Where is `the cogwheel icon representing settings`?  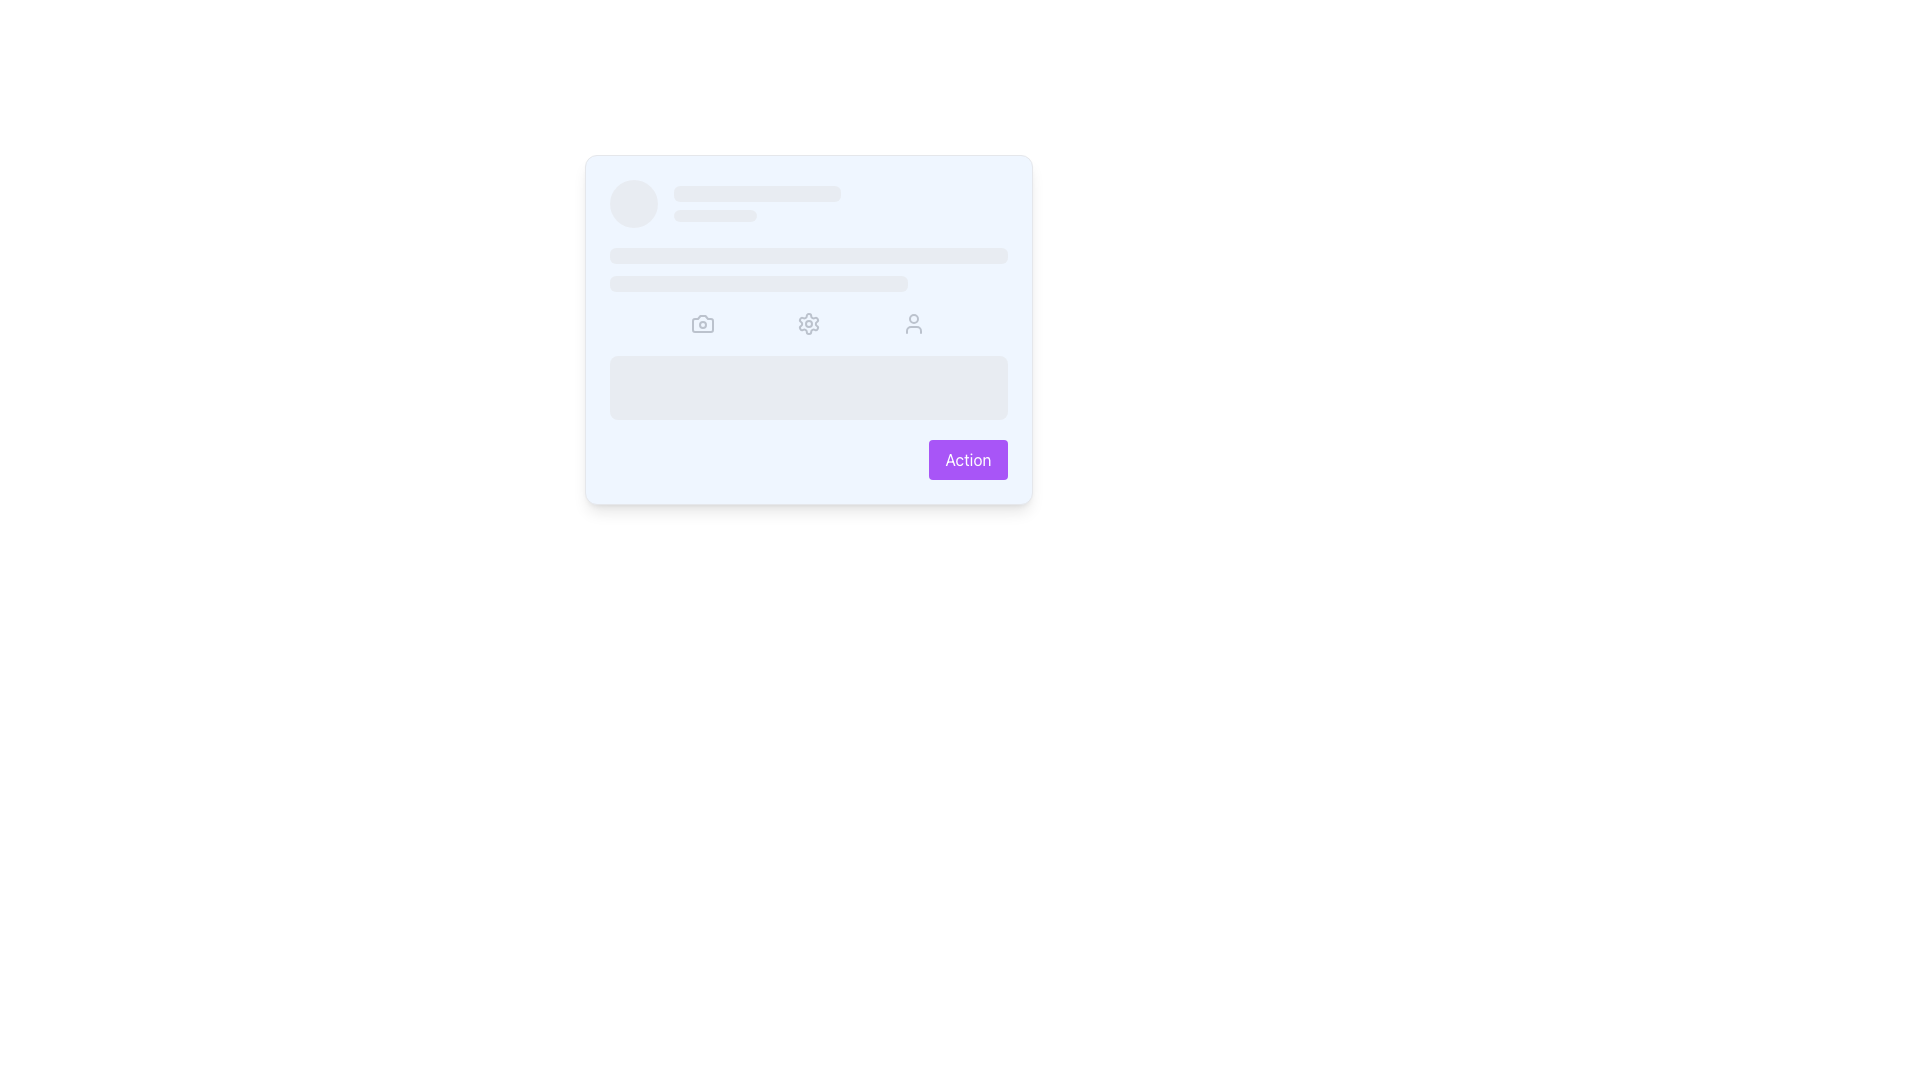 the cogwheel icon representing settings is located at coordinates (808, 323).